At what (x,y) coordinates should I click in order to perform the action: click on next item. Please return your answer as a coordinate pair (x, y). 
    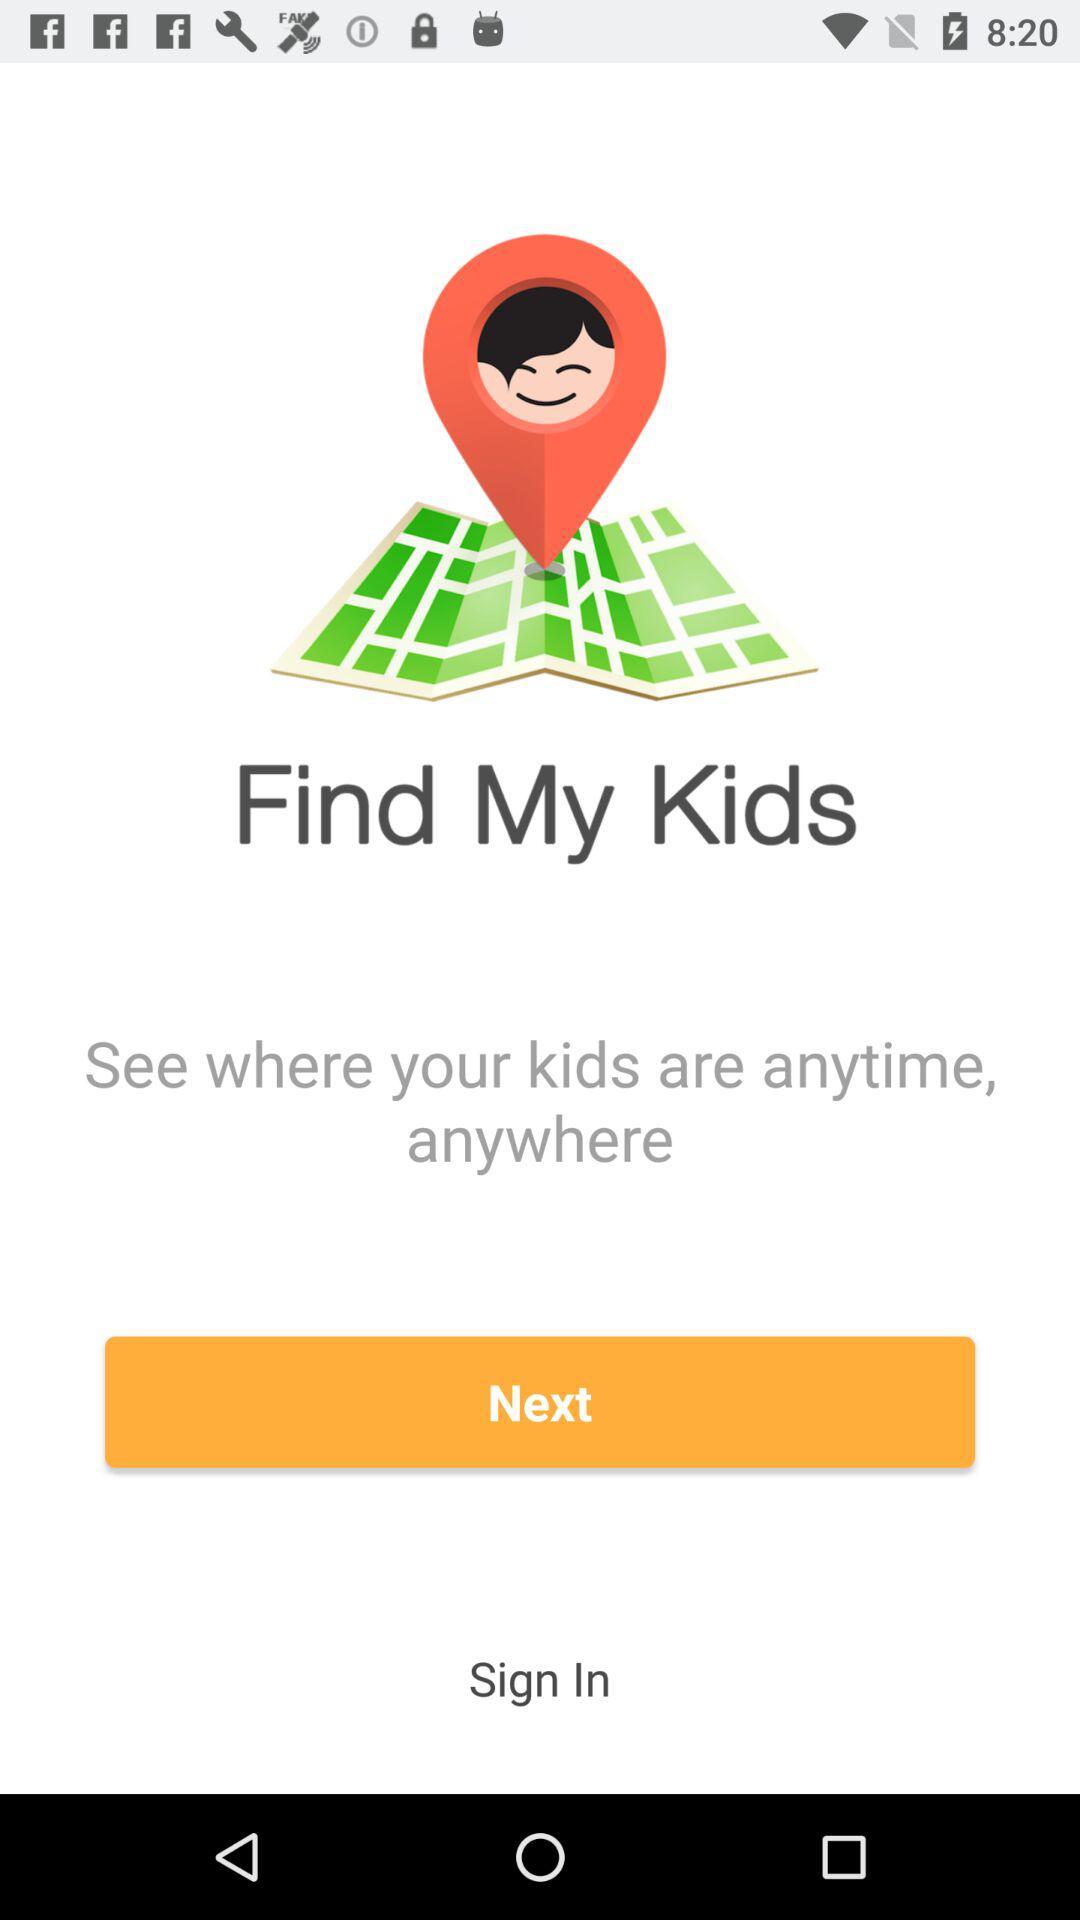
    Looking at the image, I should click on (540, 1401).